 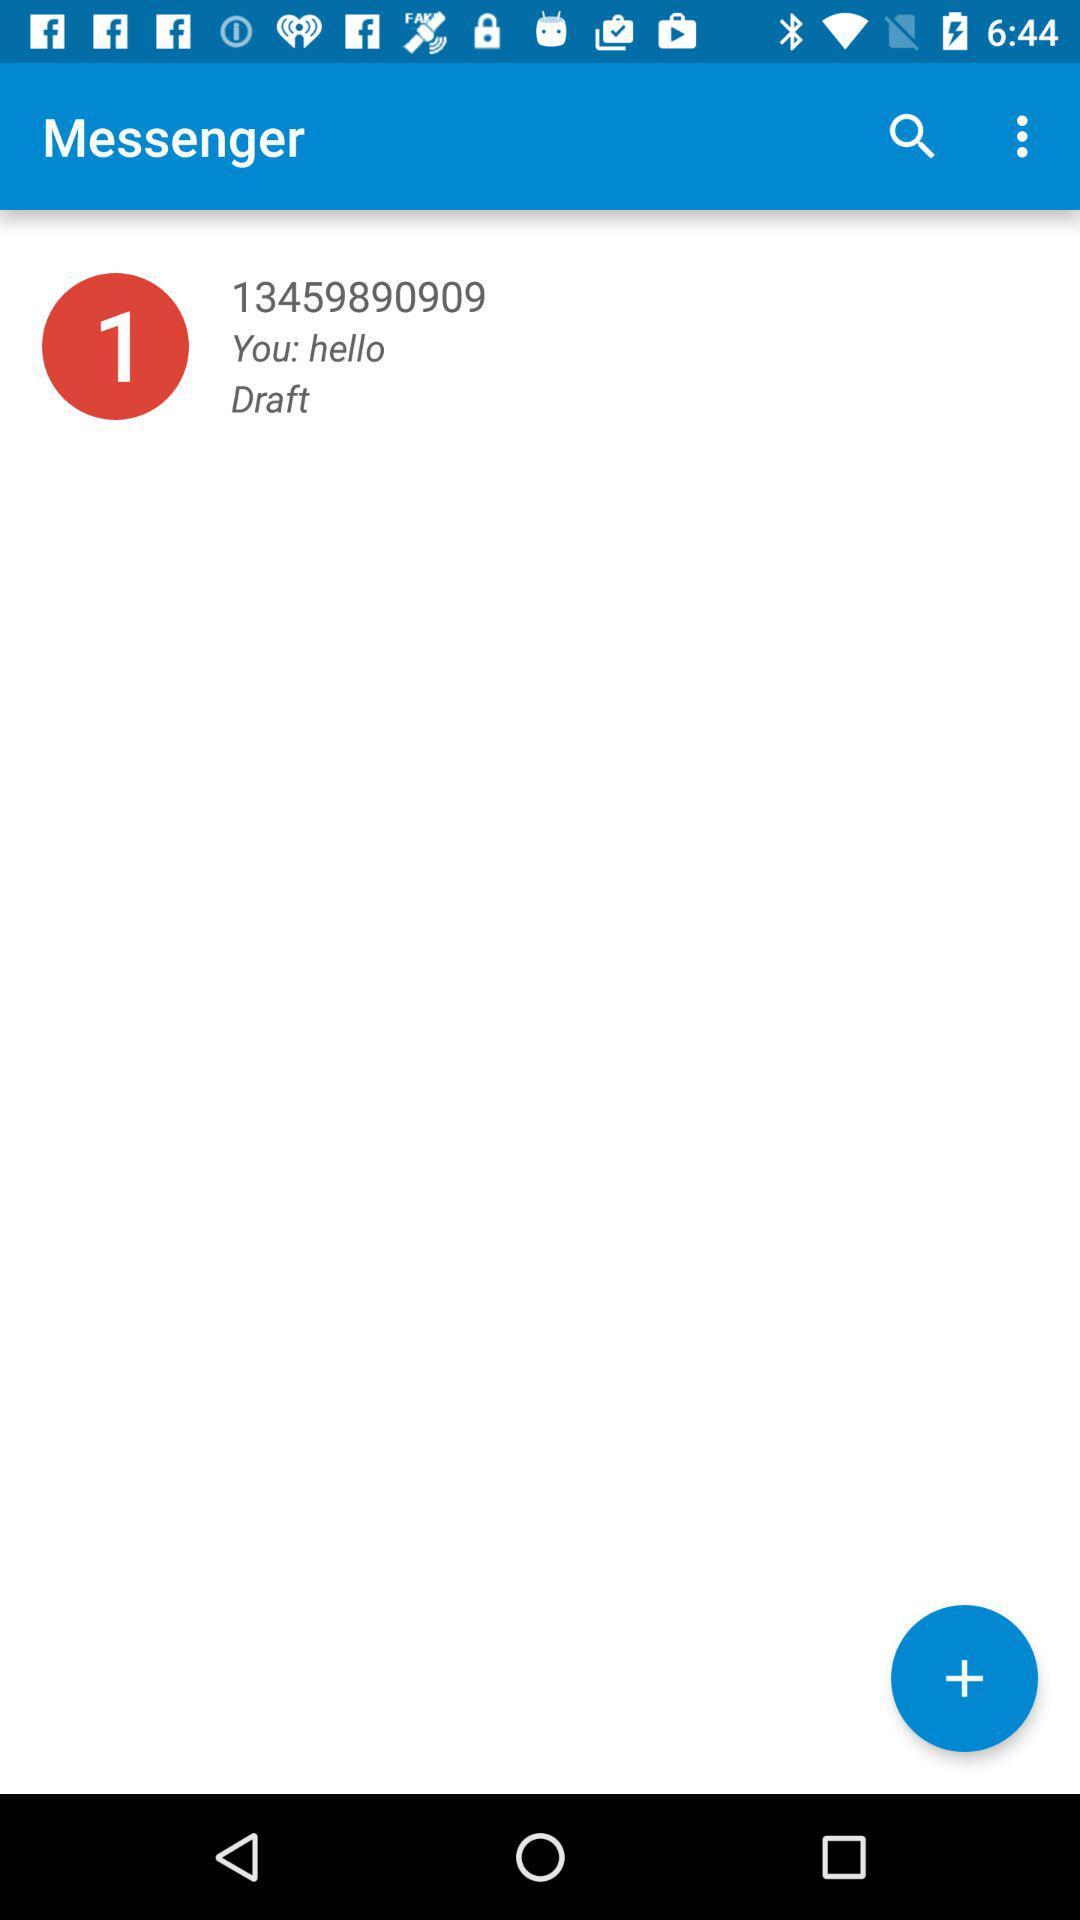 I want to click on the add icon, so click(x=963, y=1678).